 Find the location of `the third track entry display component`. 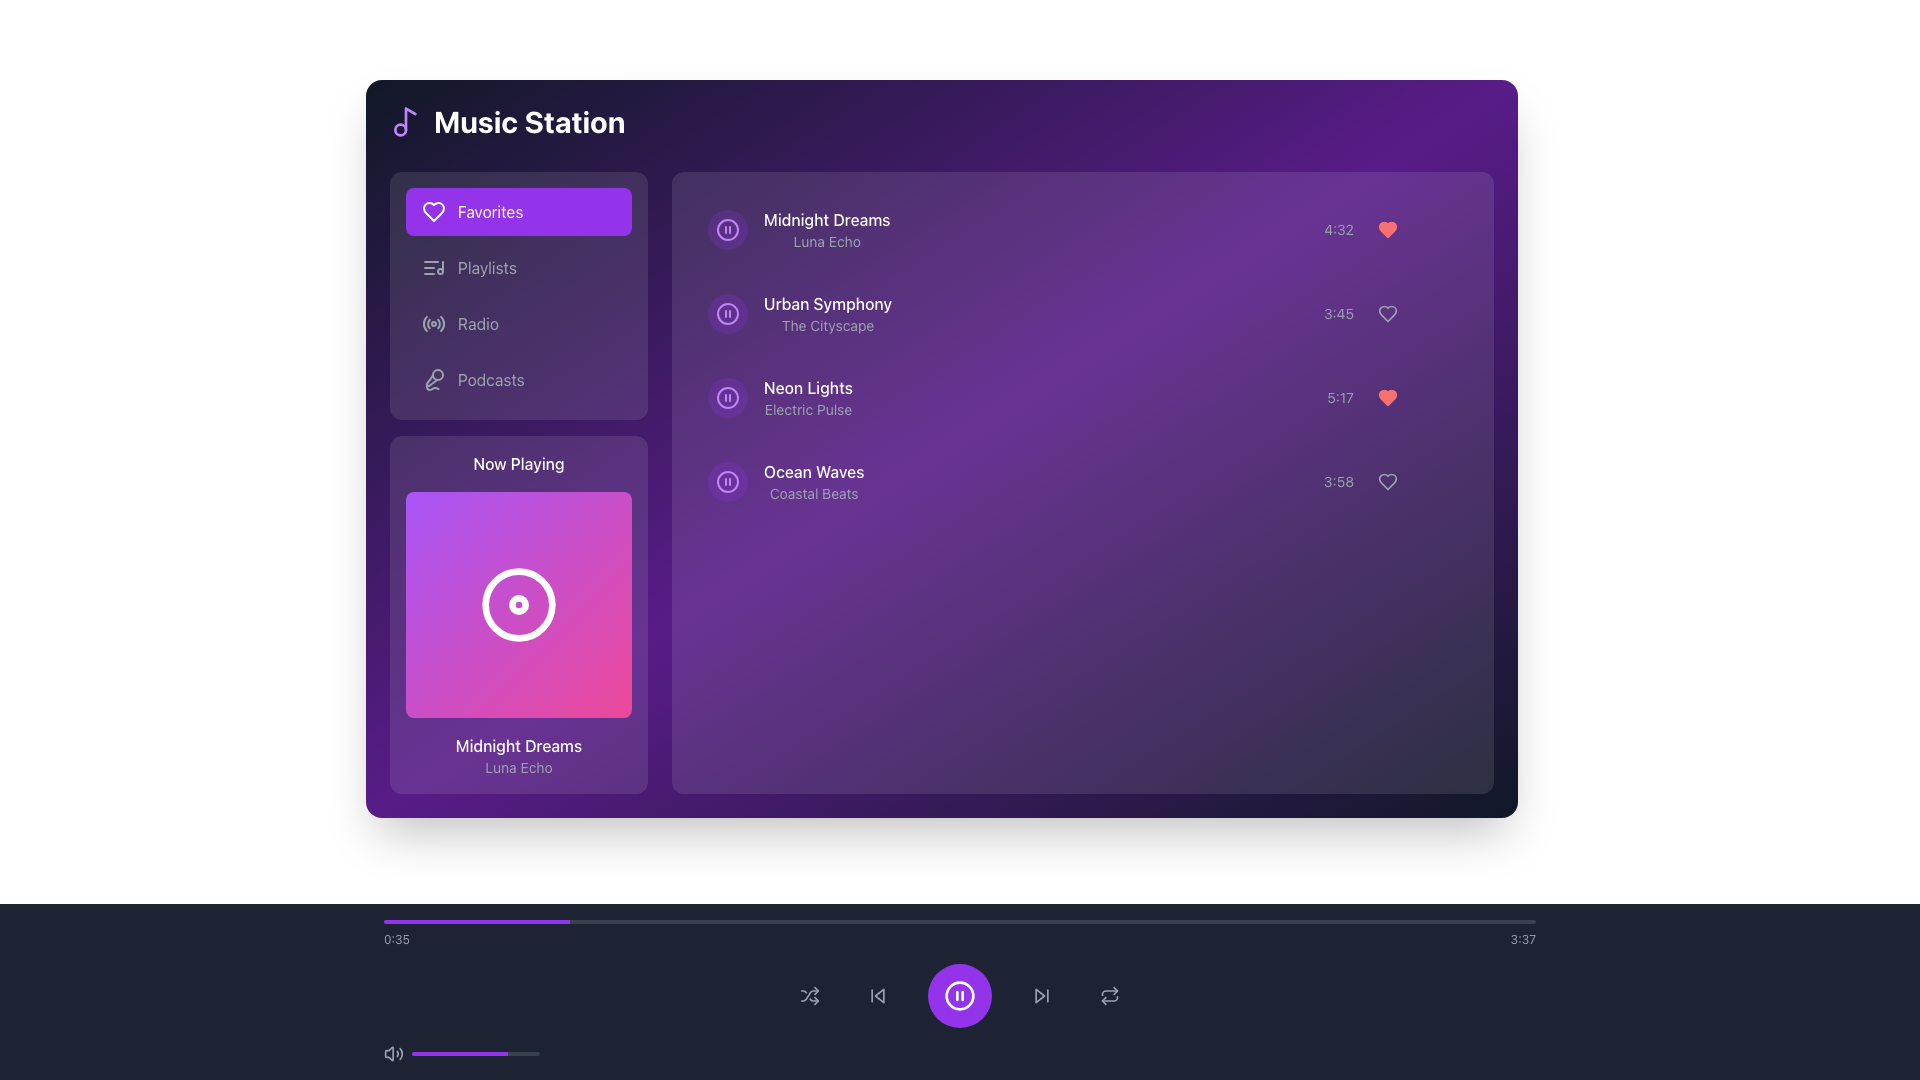

the third track entry display component is located at coordinates (779, 397).